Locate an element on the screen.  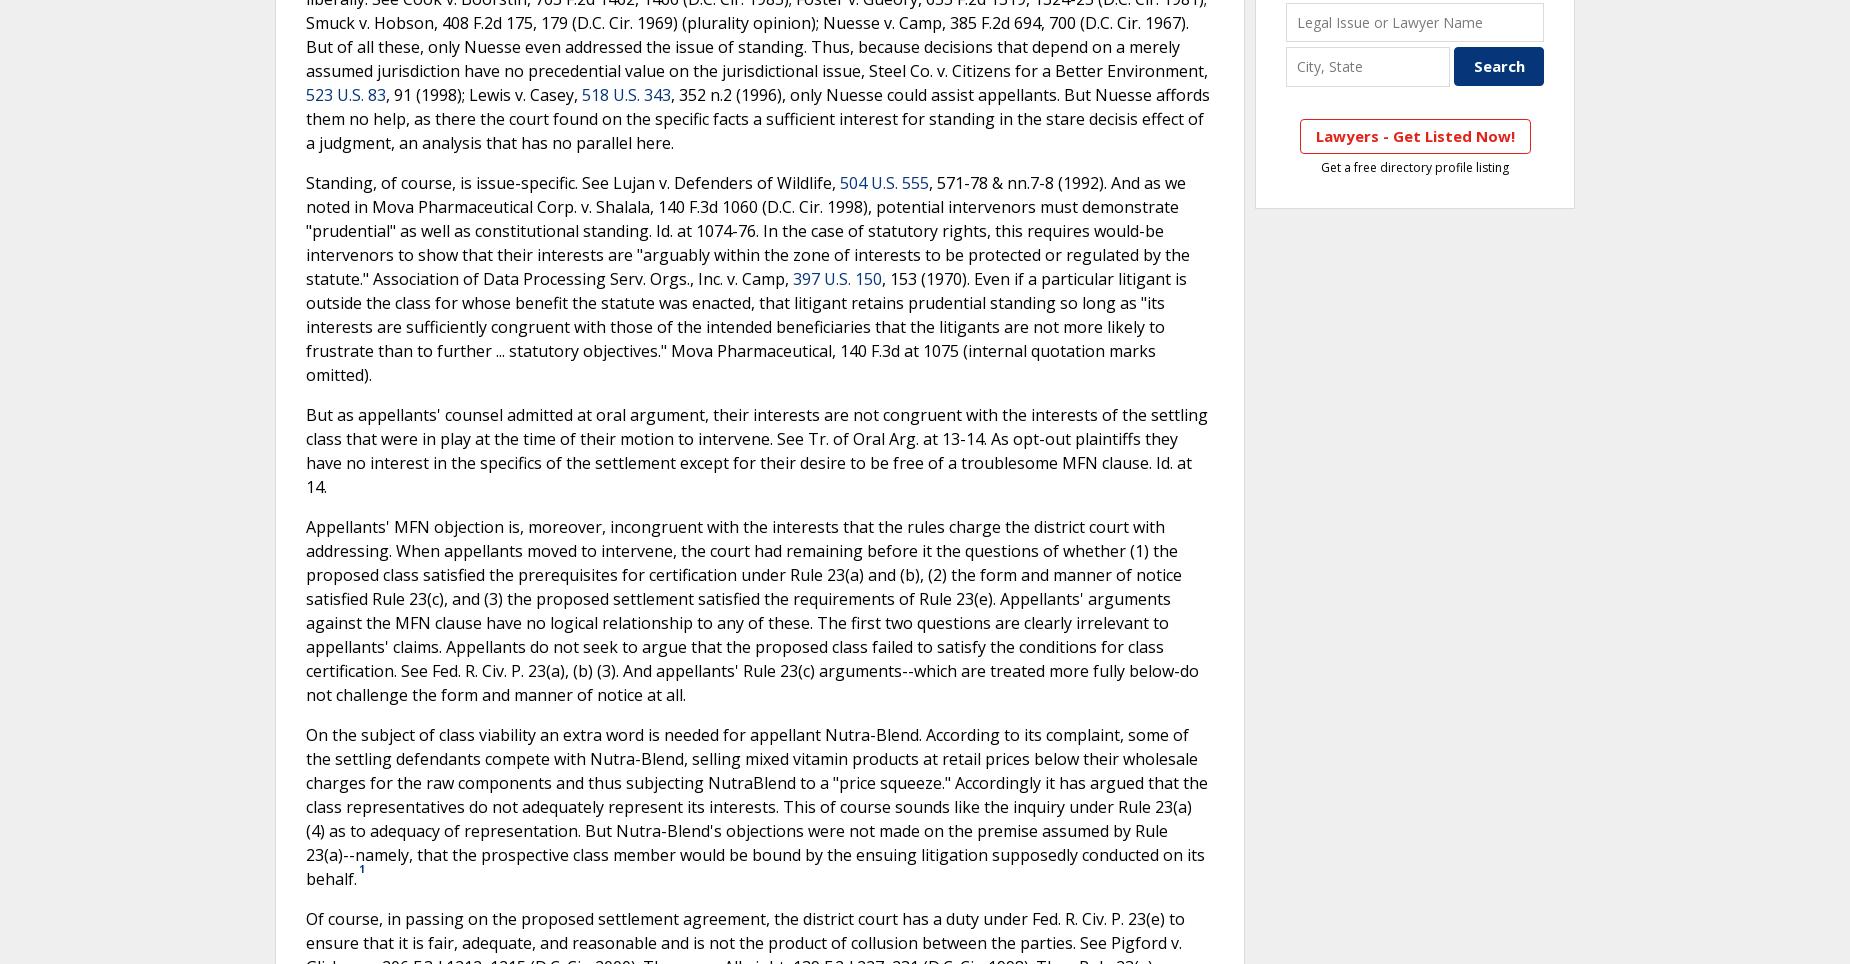
'1' is located at coordinates (361, 869).